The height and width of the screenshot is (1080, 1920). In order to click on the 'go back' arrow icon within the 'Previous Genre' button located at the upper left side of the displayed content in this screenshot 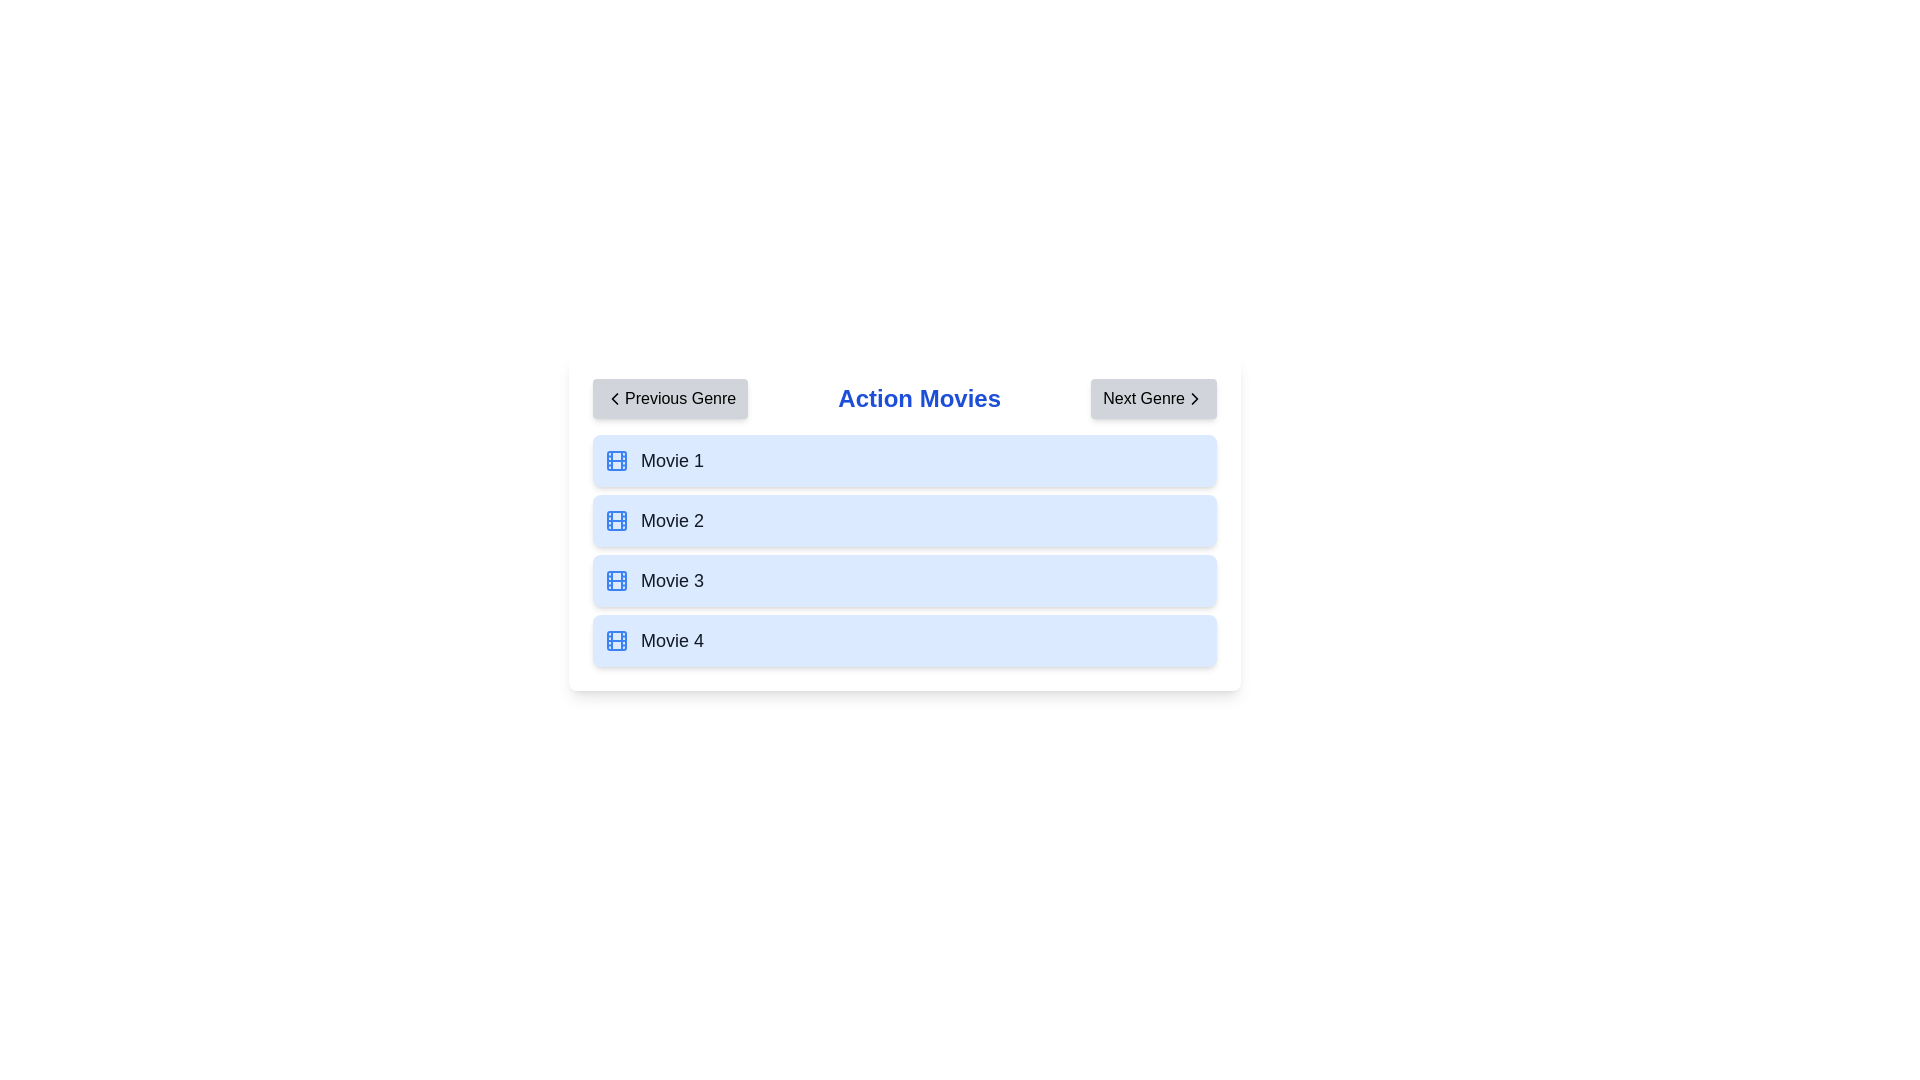, I will do `click(613, 398)`.